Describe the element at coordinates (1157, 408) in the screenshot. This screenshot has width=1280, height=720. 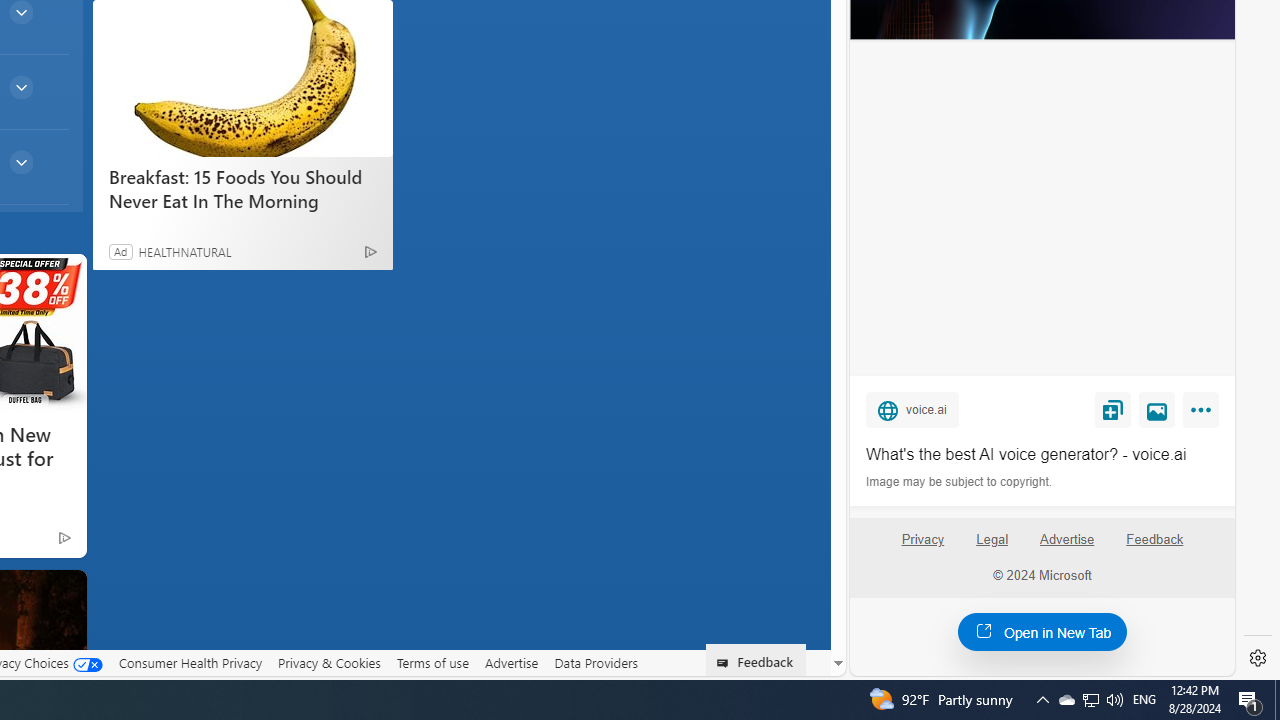
I see `'View image'` at that location.